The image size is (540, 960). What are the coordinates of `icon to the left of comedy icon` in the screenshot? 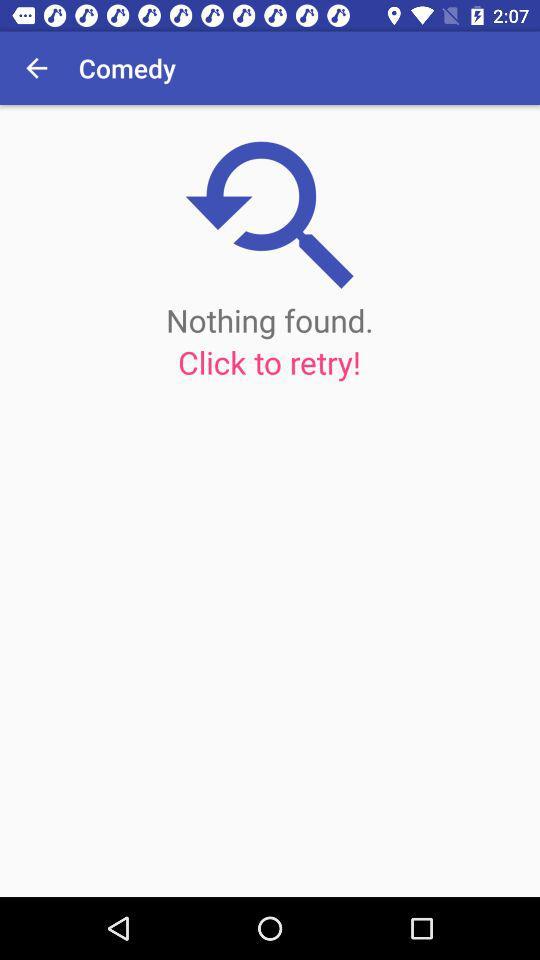 It's located at (36, 68).